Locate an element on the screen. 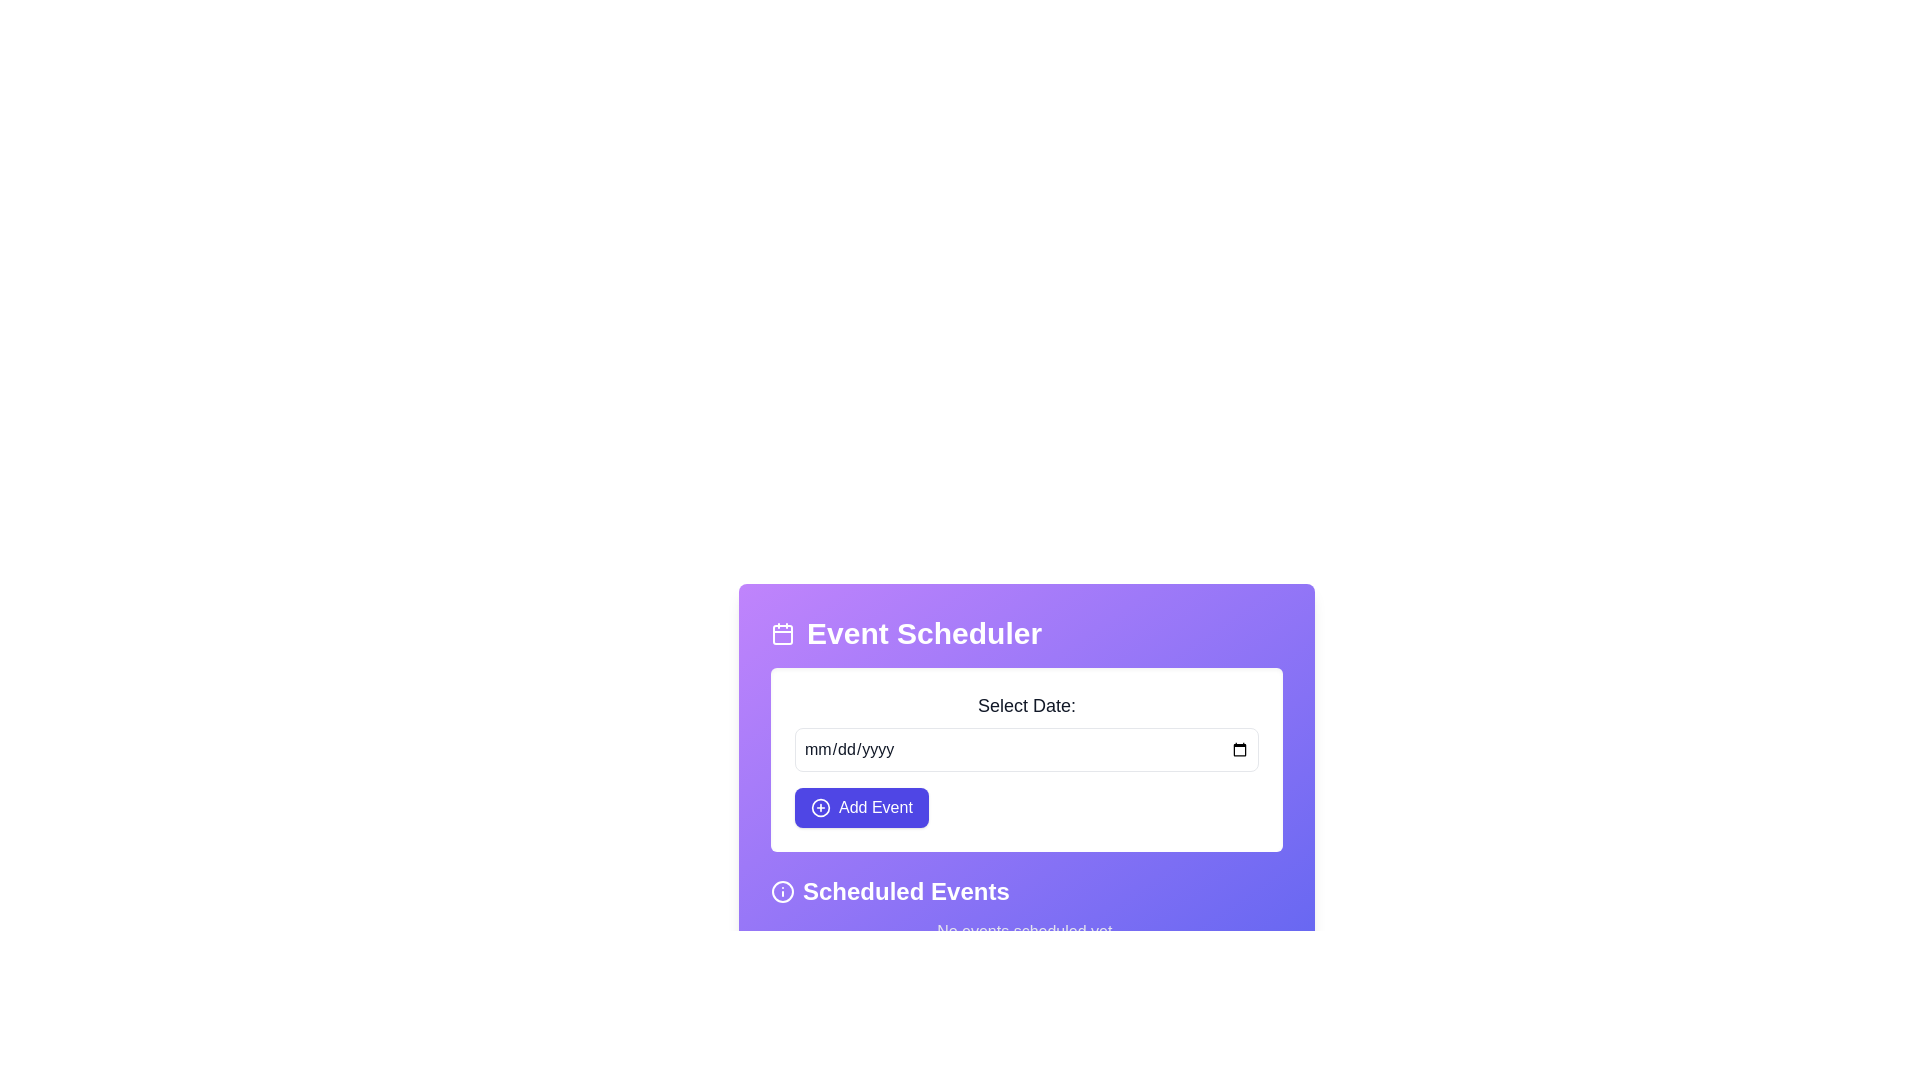 Image resolution: width=1920 pixels, height=1080 pixels. the 'Add Event' button within the date selection module of the Event Scheduler is located at coordinates (1027, 759).